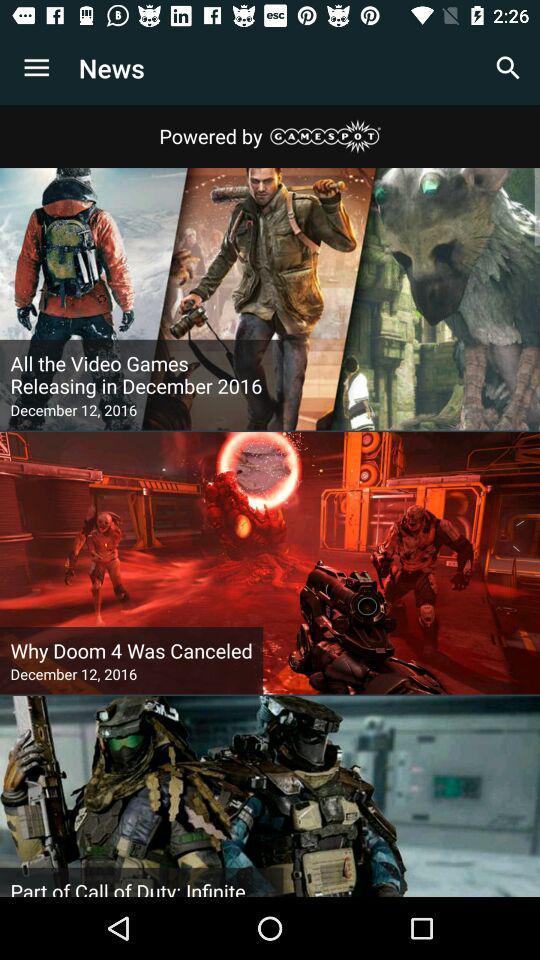  What do you see at coordinates (140, 374) in the screenshot?
I see `all the video` at bounding box center [140, 374].